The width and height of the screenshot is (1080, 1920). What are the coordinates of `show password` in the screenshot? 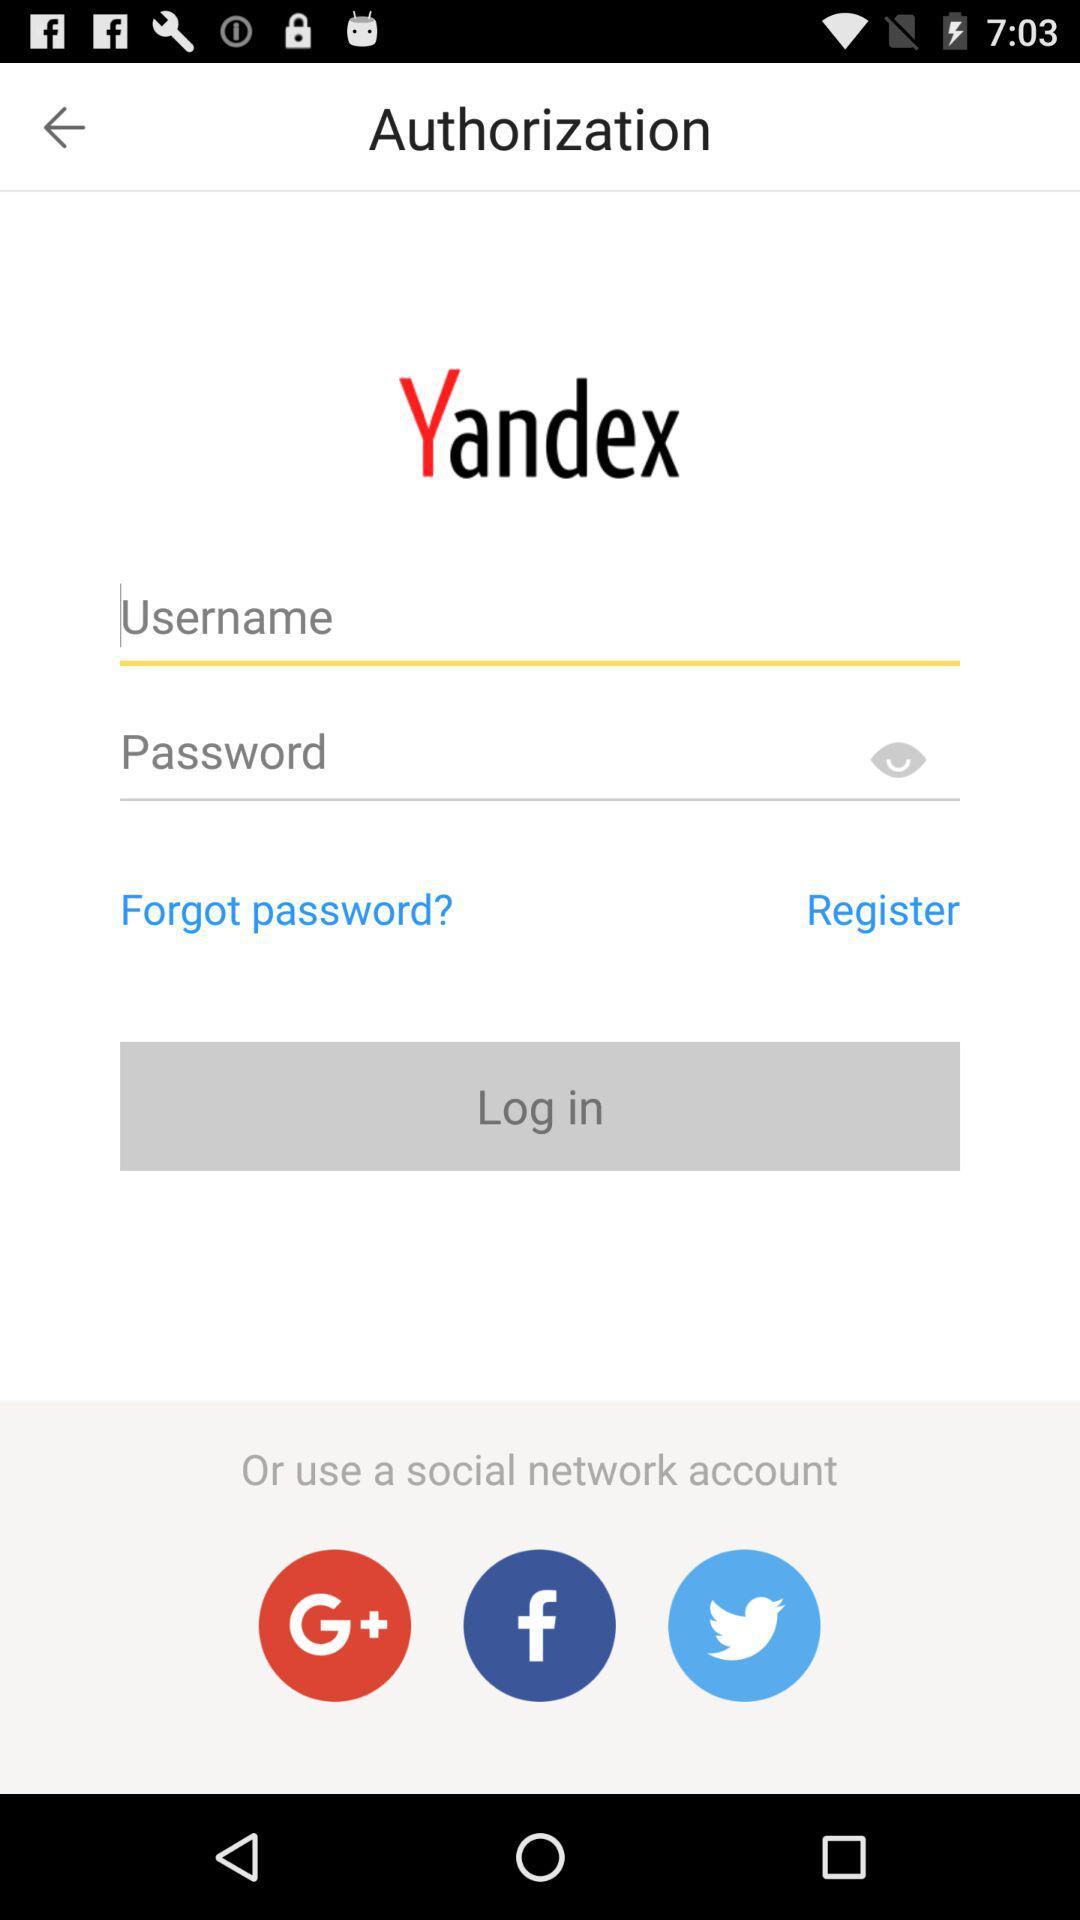 It's located at (896, 758).